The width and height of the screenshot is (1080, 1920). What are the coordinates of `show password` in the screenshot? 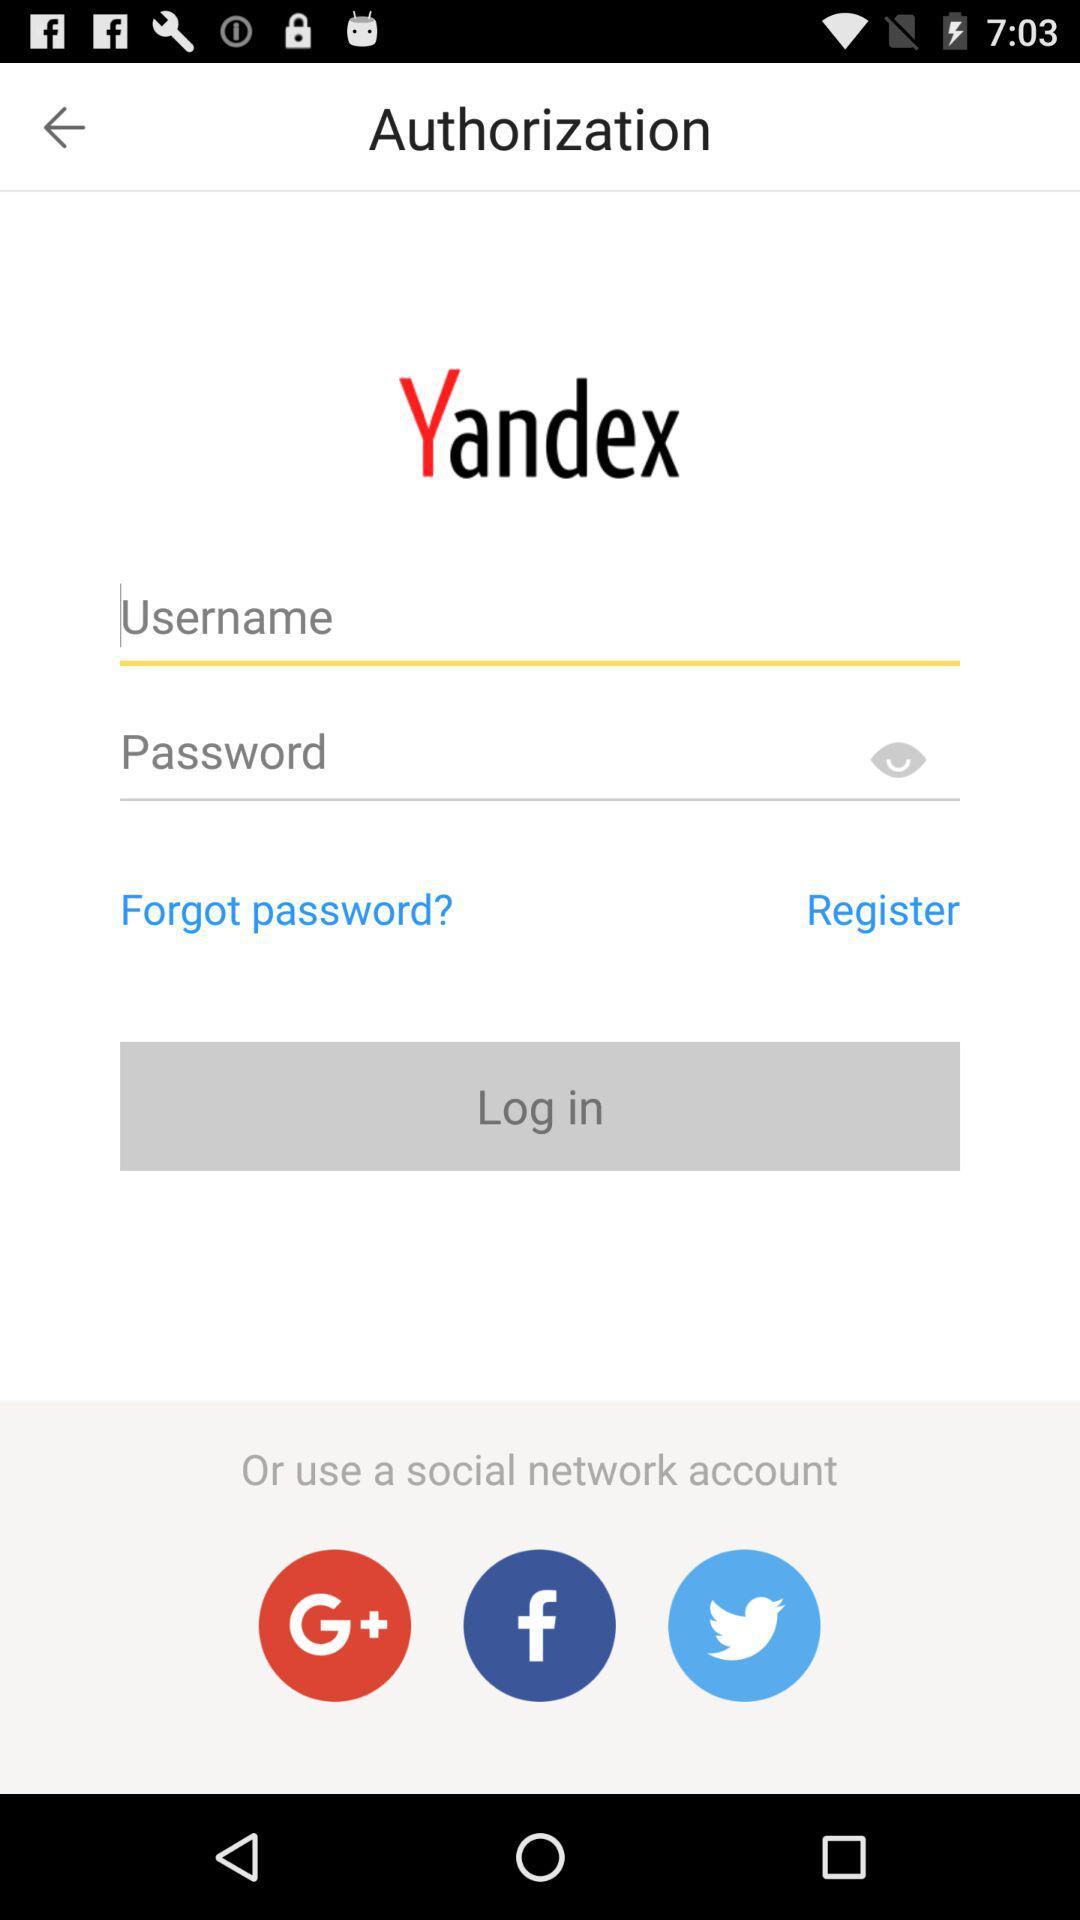 It's located at (896, 758).